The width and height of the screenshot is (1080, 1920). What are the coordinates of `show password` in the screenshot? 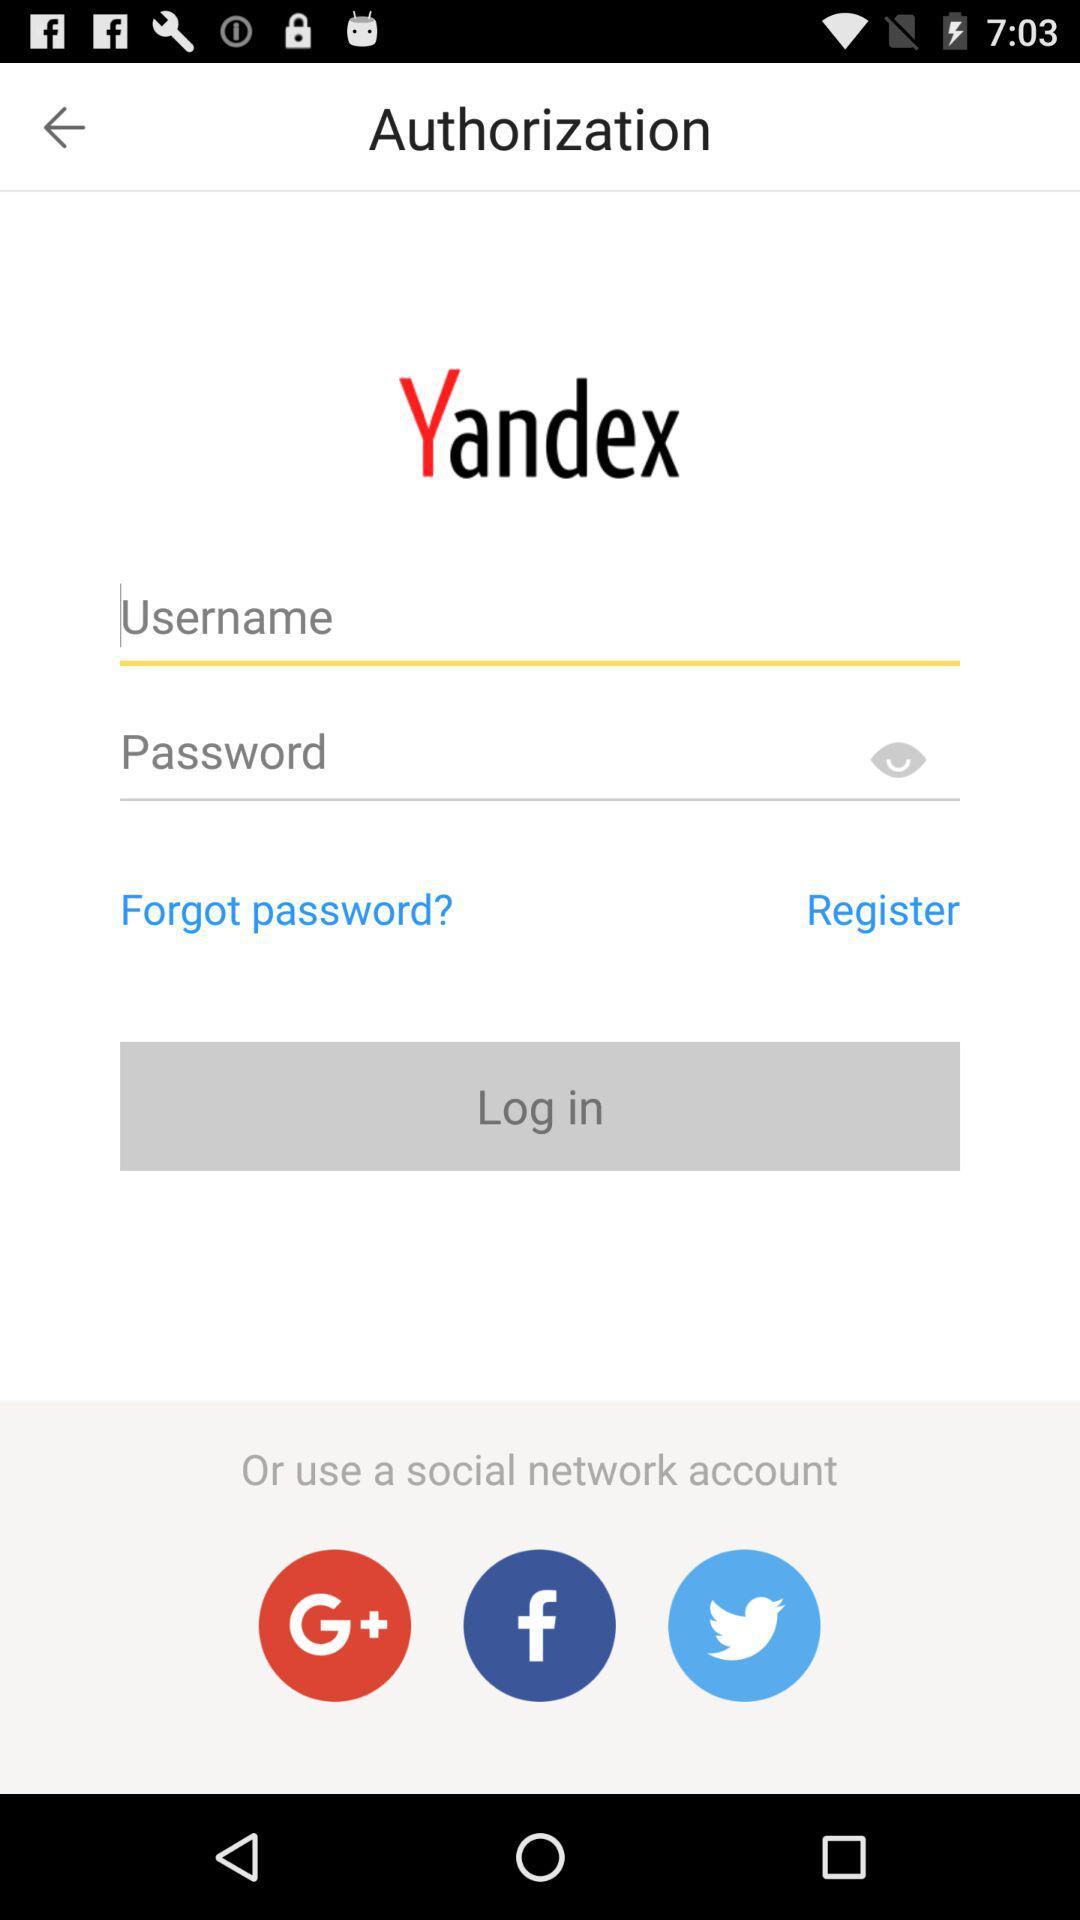 It's located at (896, 758).